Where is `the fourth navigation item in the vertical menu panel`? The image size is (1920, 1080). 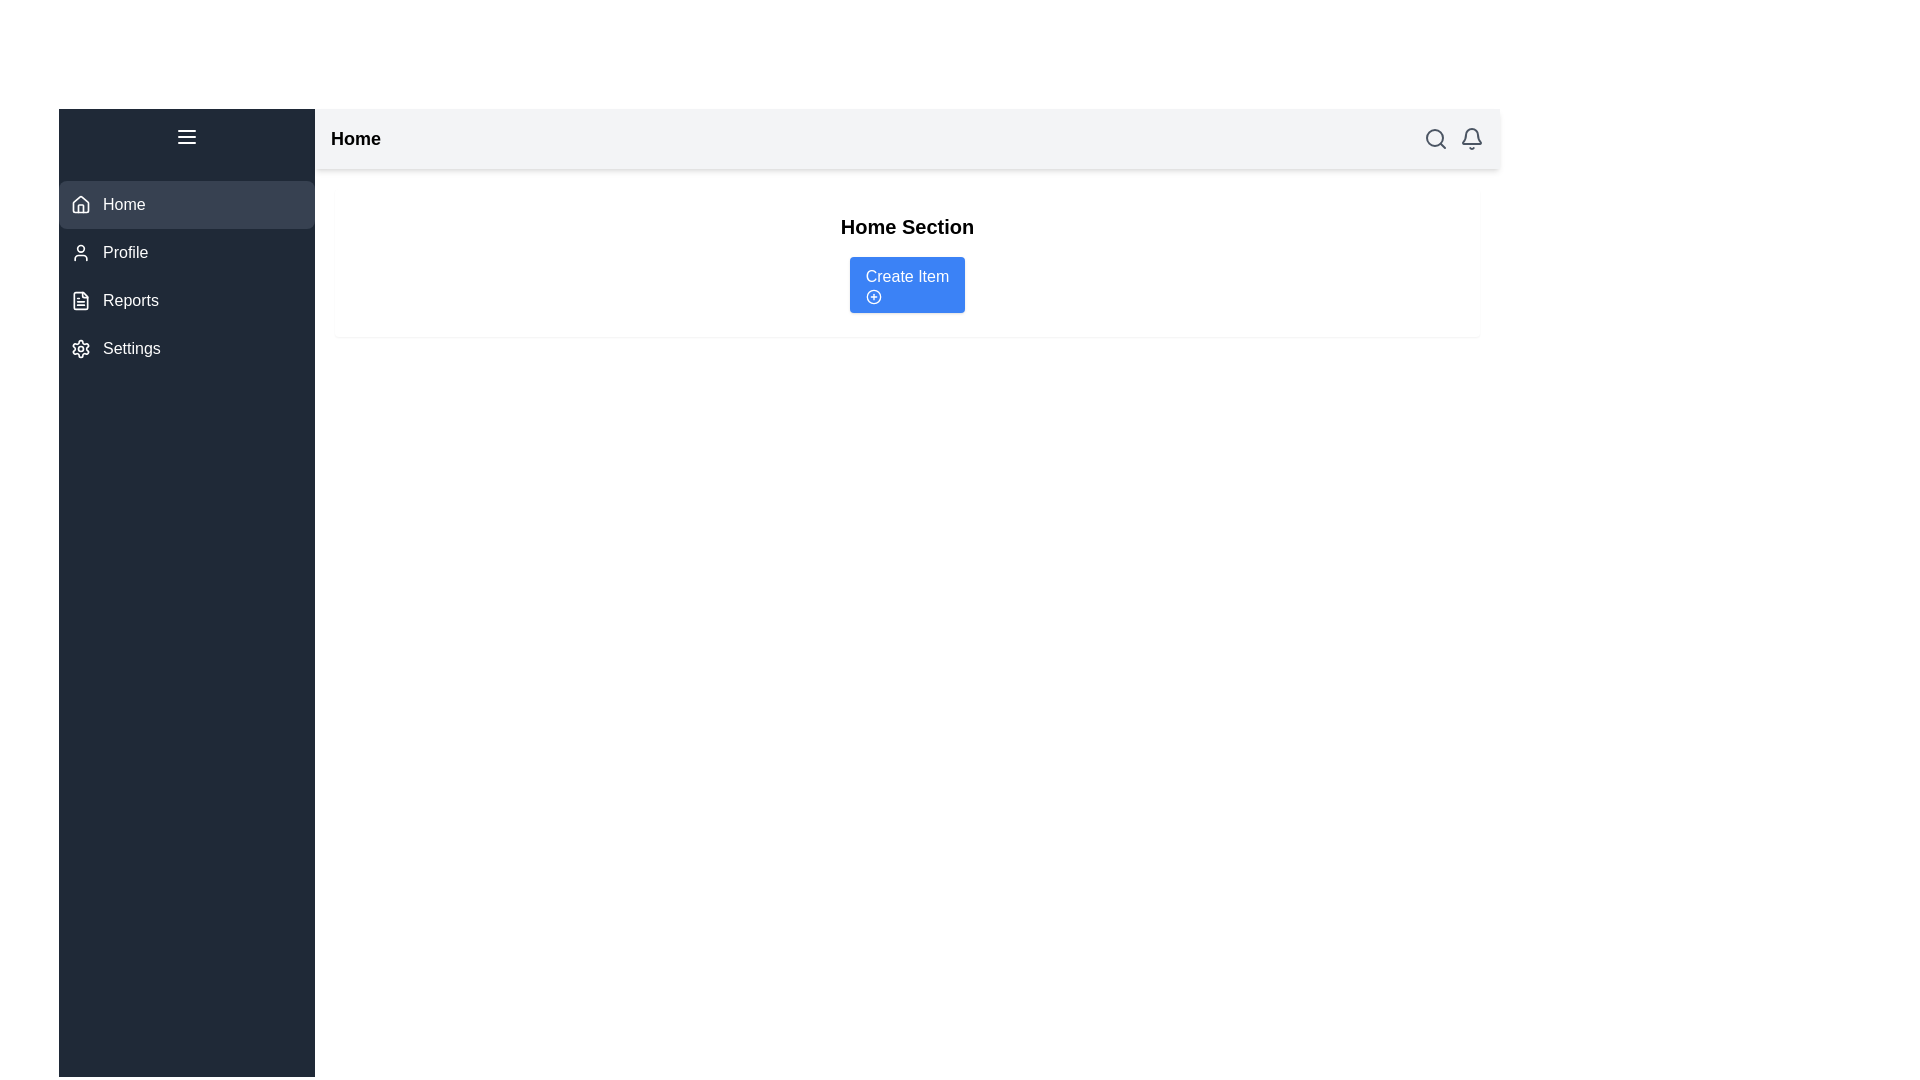
the fourth navigation item in the vertical menu panel is located at coordinates (187, 347).